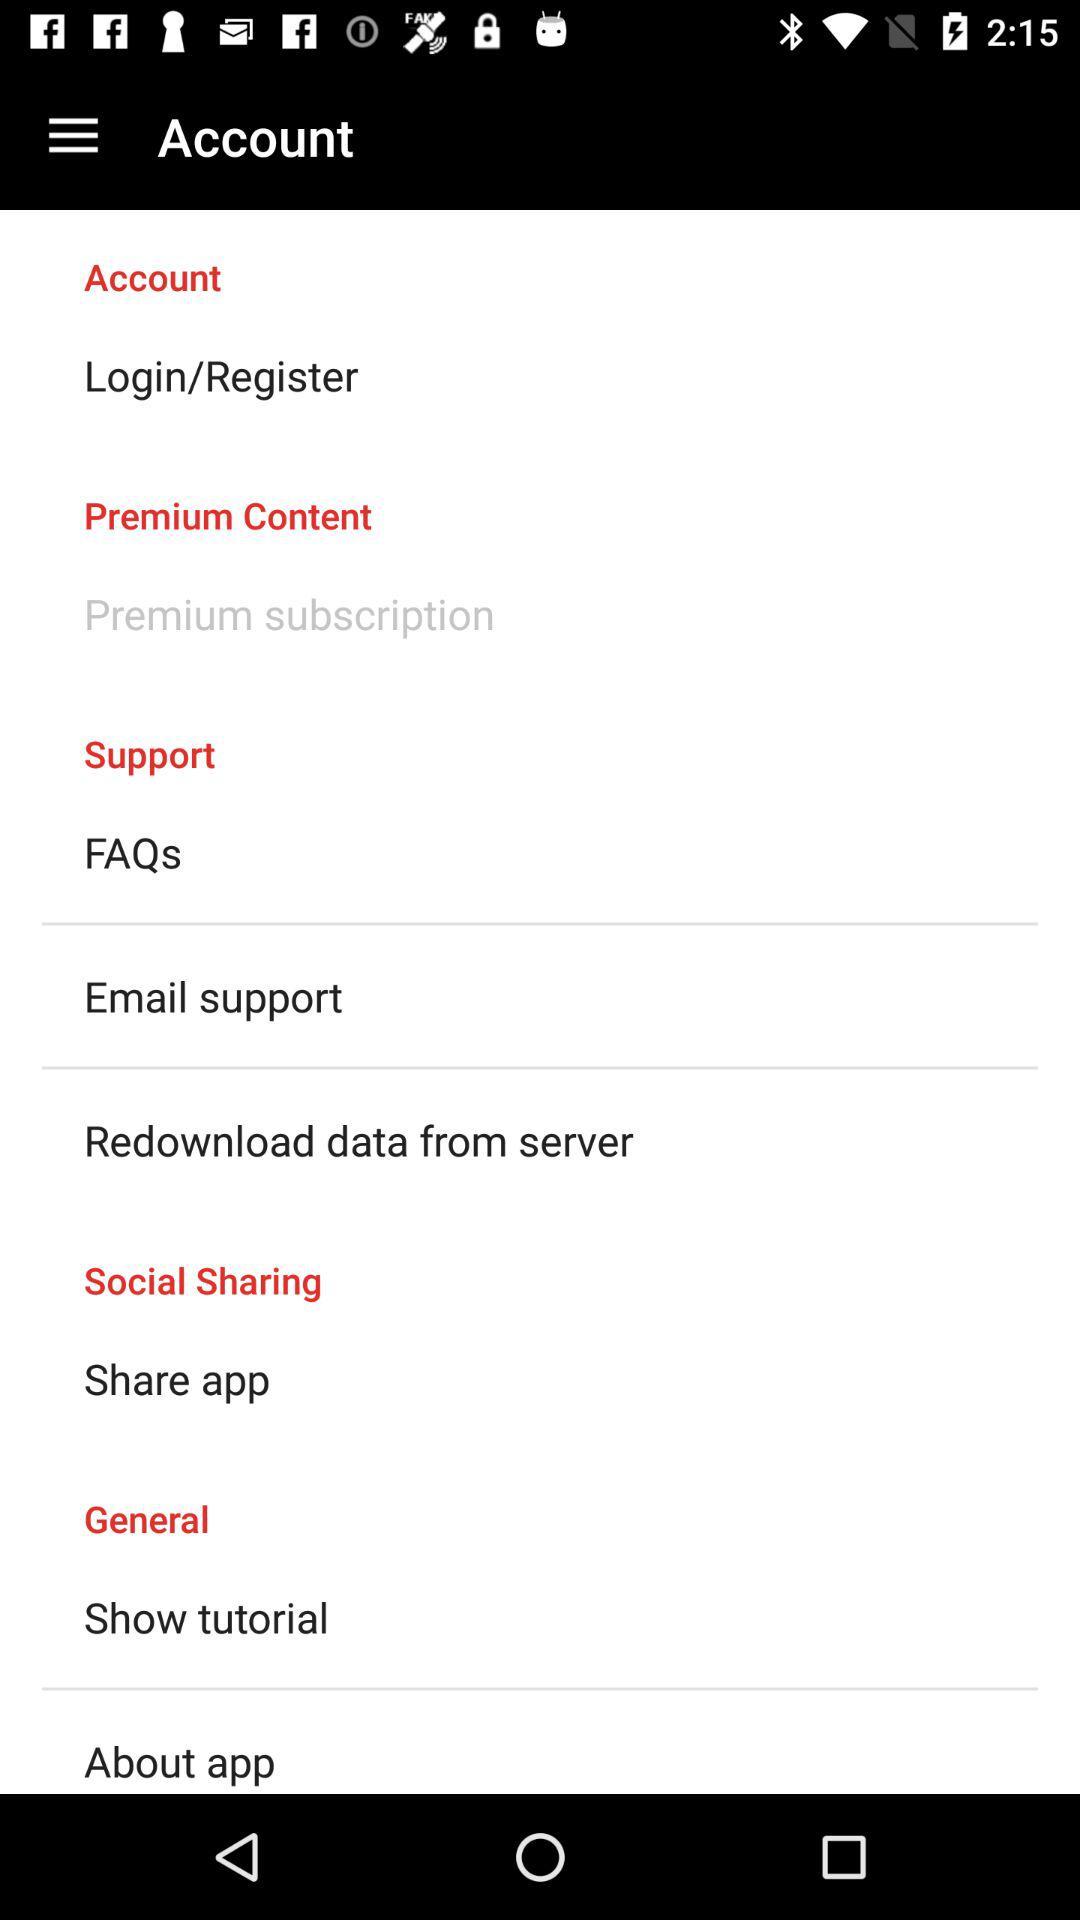  What do you see at coordinates (206, 1617) in the screenshot?
I see `the show tutorial item` at bounding box center [206, 1617].